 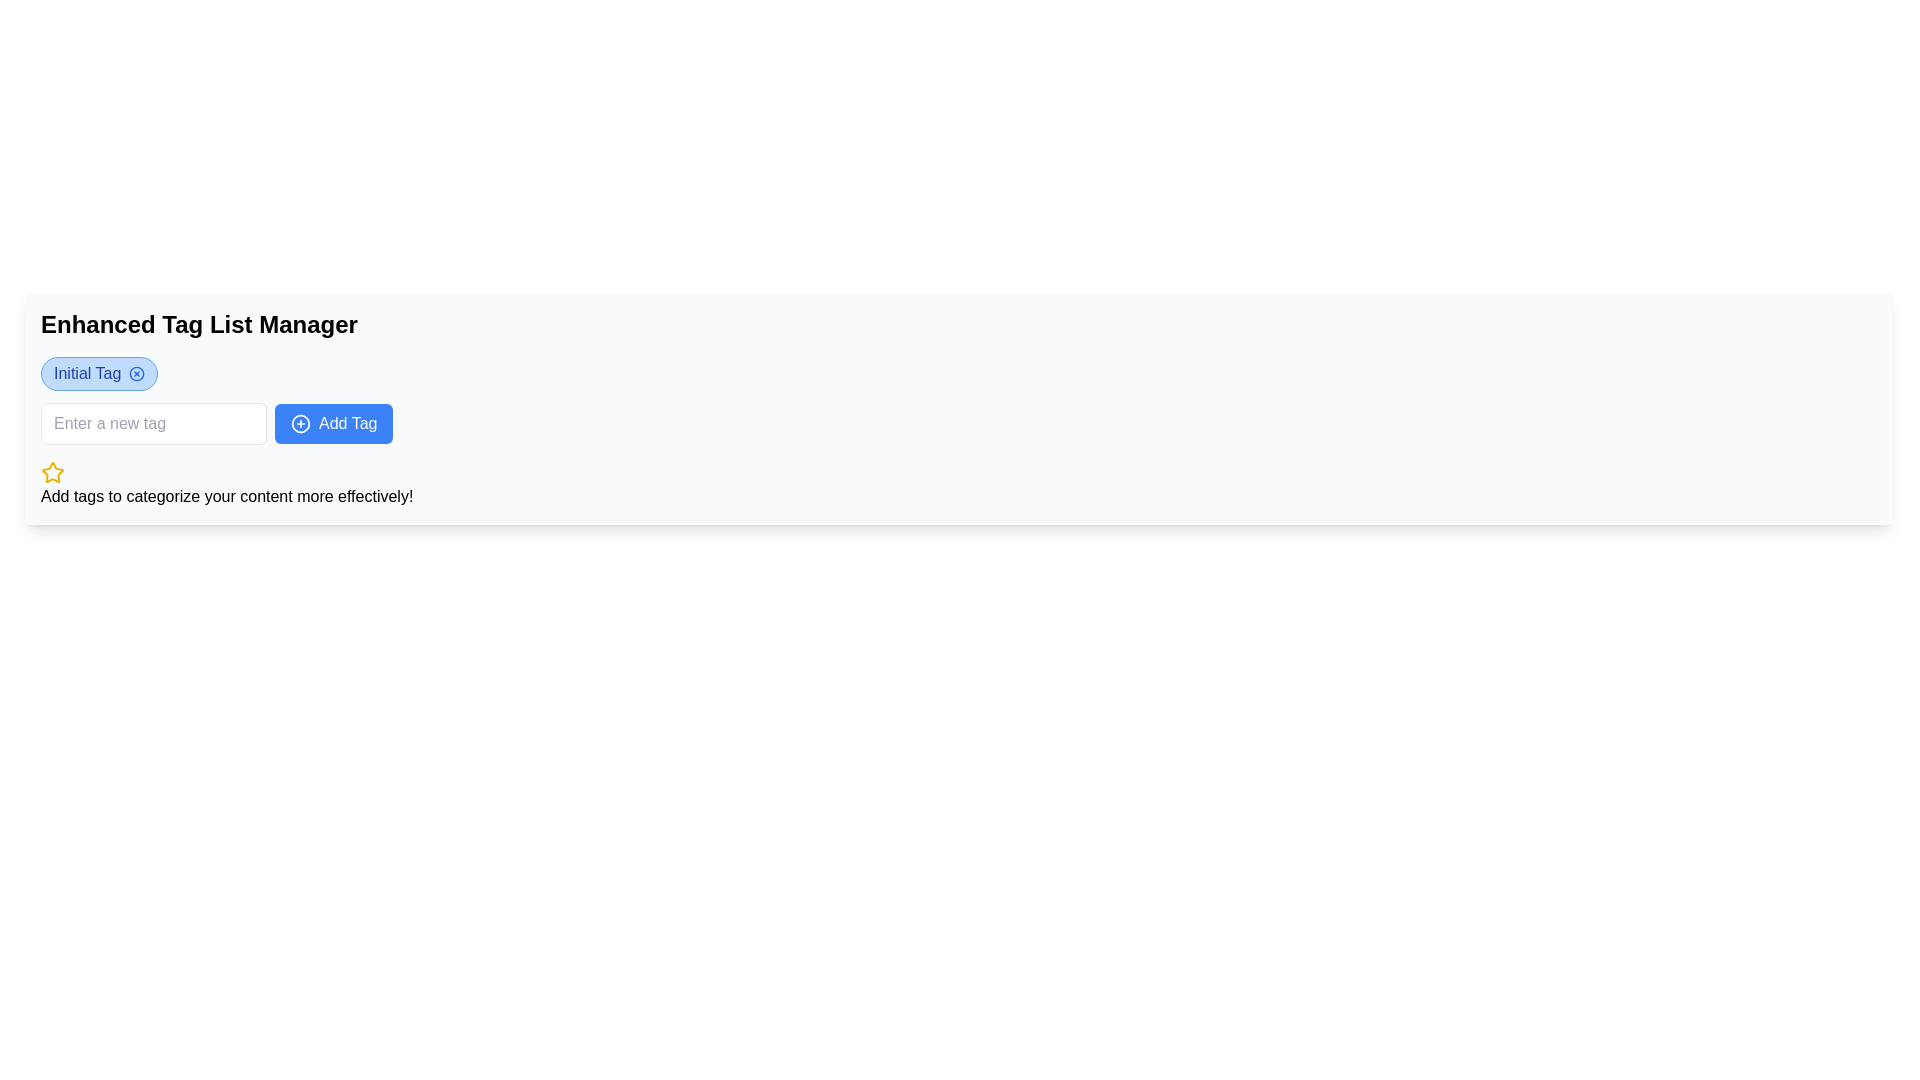 I want to click on the informational UI component that displays the instruction 'Add tags to categorize your content more effectively!' with a yellow star-shaped icon to its left, so click(x=227, y=485).